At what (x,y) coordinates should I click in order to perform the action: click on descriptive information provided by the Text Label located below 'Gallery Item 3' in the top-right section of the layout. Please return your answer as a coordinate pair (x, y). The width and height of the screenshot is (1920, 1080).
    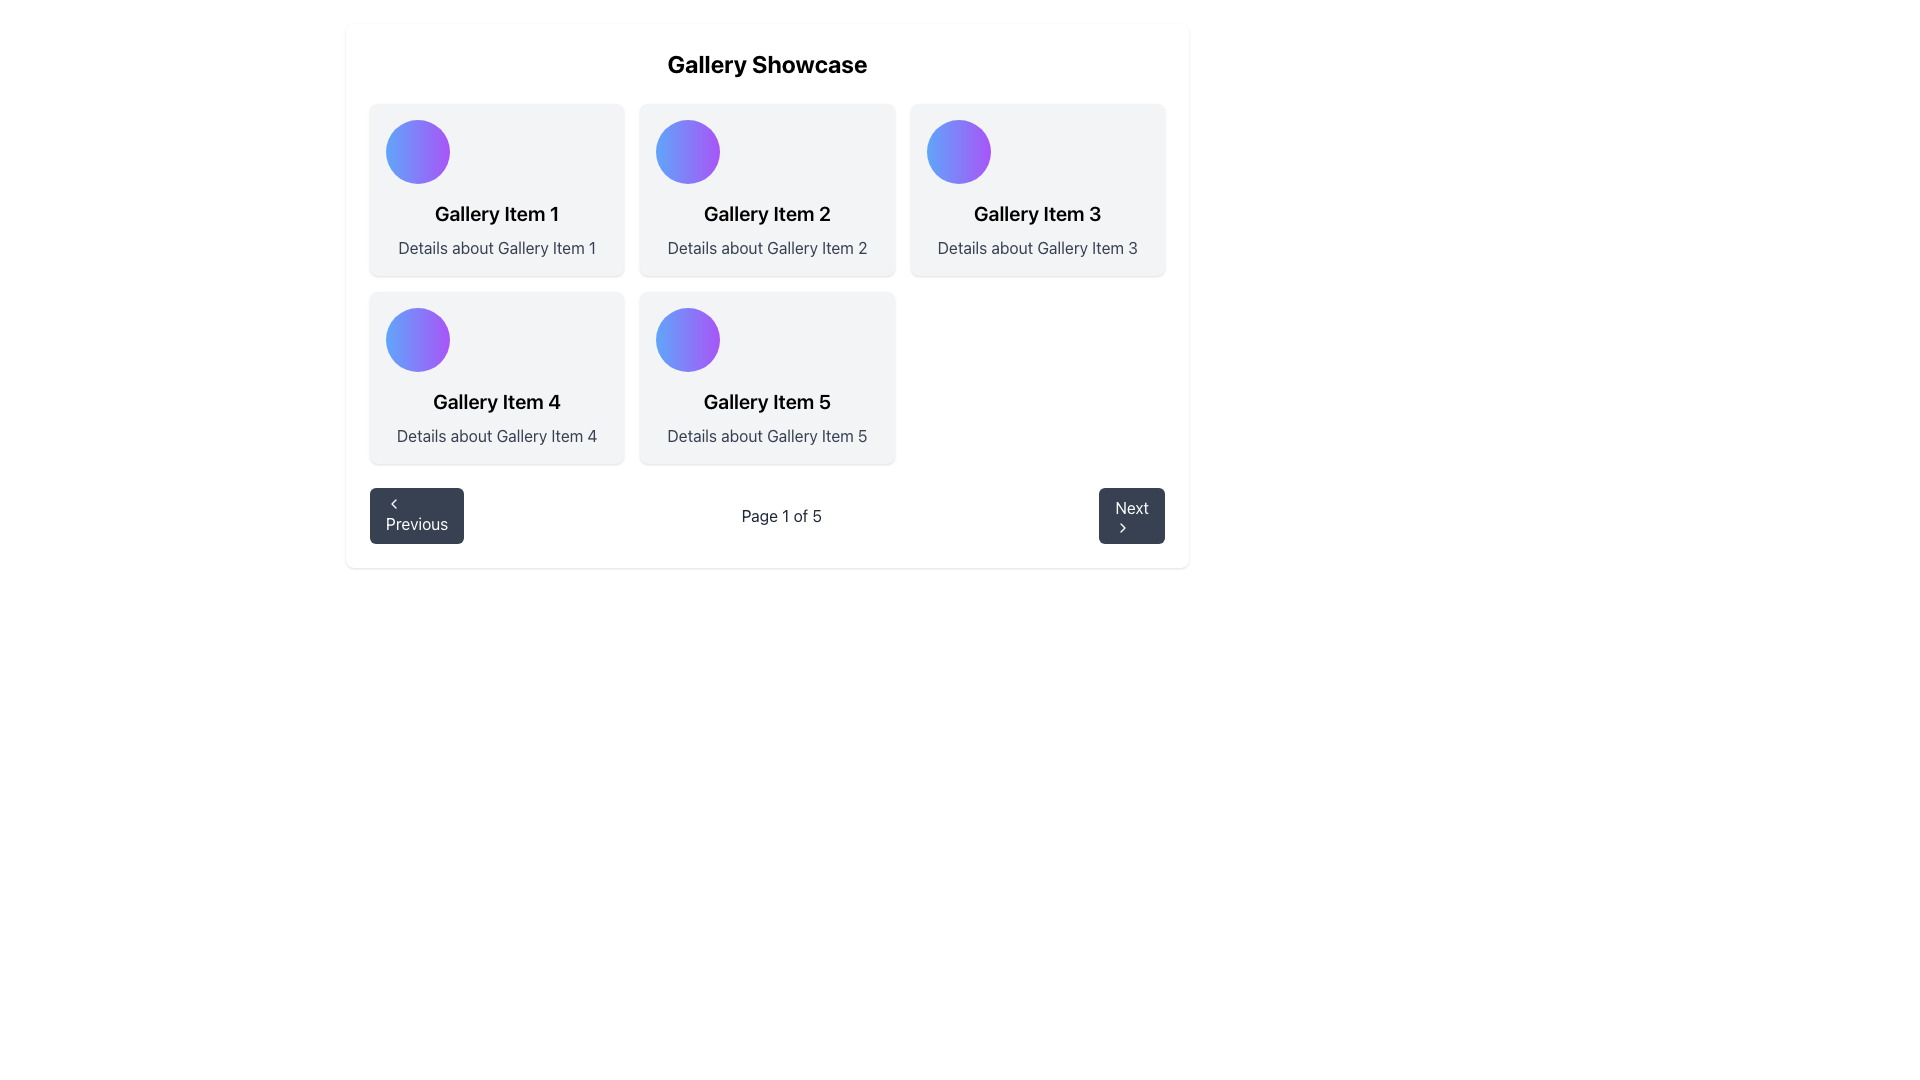
    Looking at the image, I should click on (1037, 246).